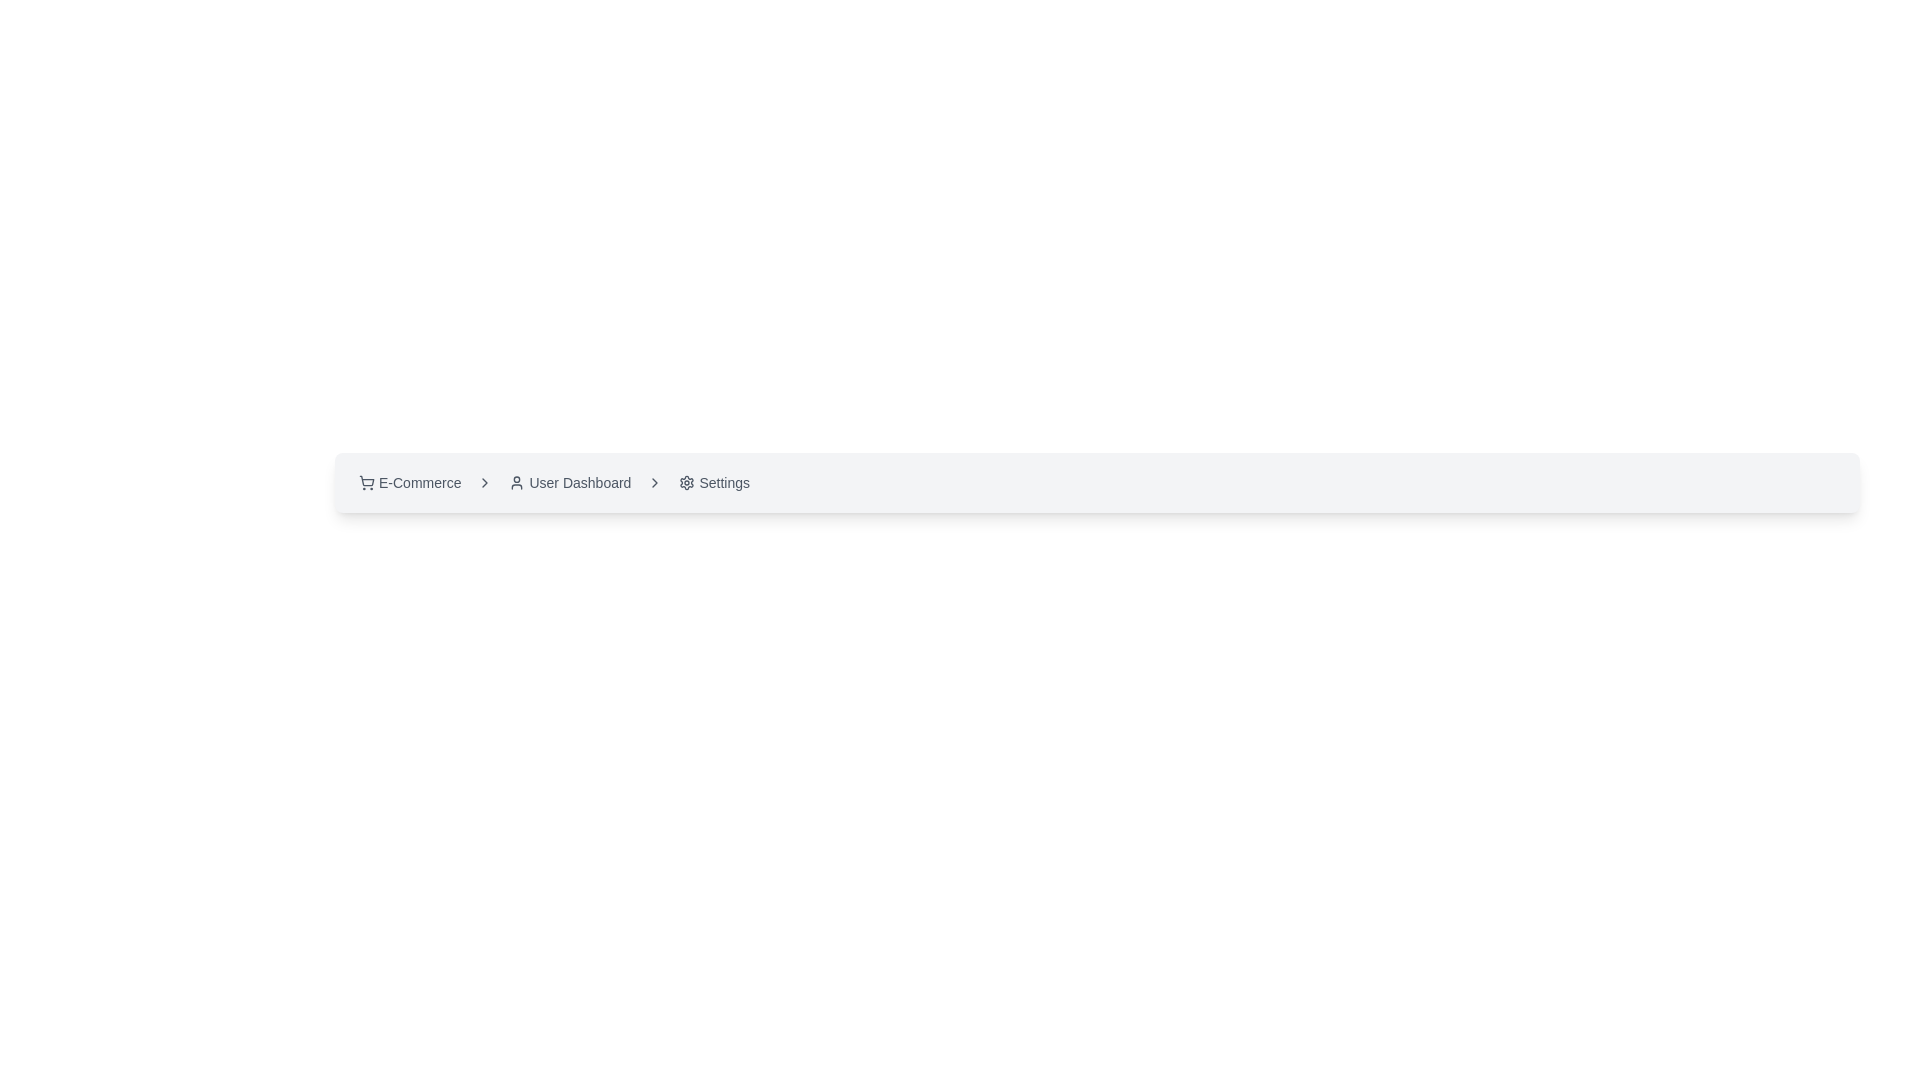 The image size is (1920, 1080). Describe the element at coordinates (714, 482) in the screenshot. I see `the settings button located in the navigation bar, which is the third clickable item after 'E-Commerce' and 'User Dashboard', to trigger highlighting` at that location.